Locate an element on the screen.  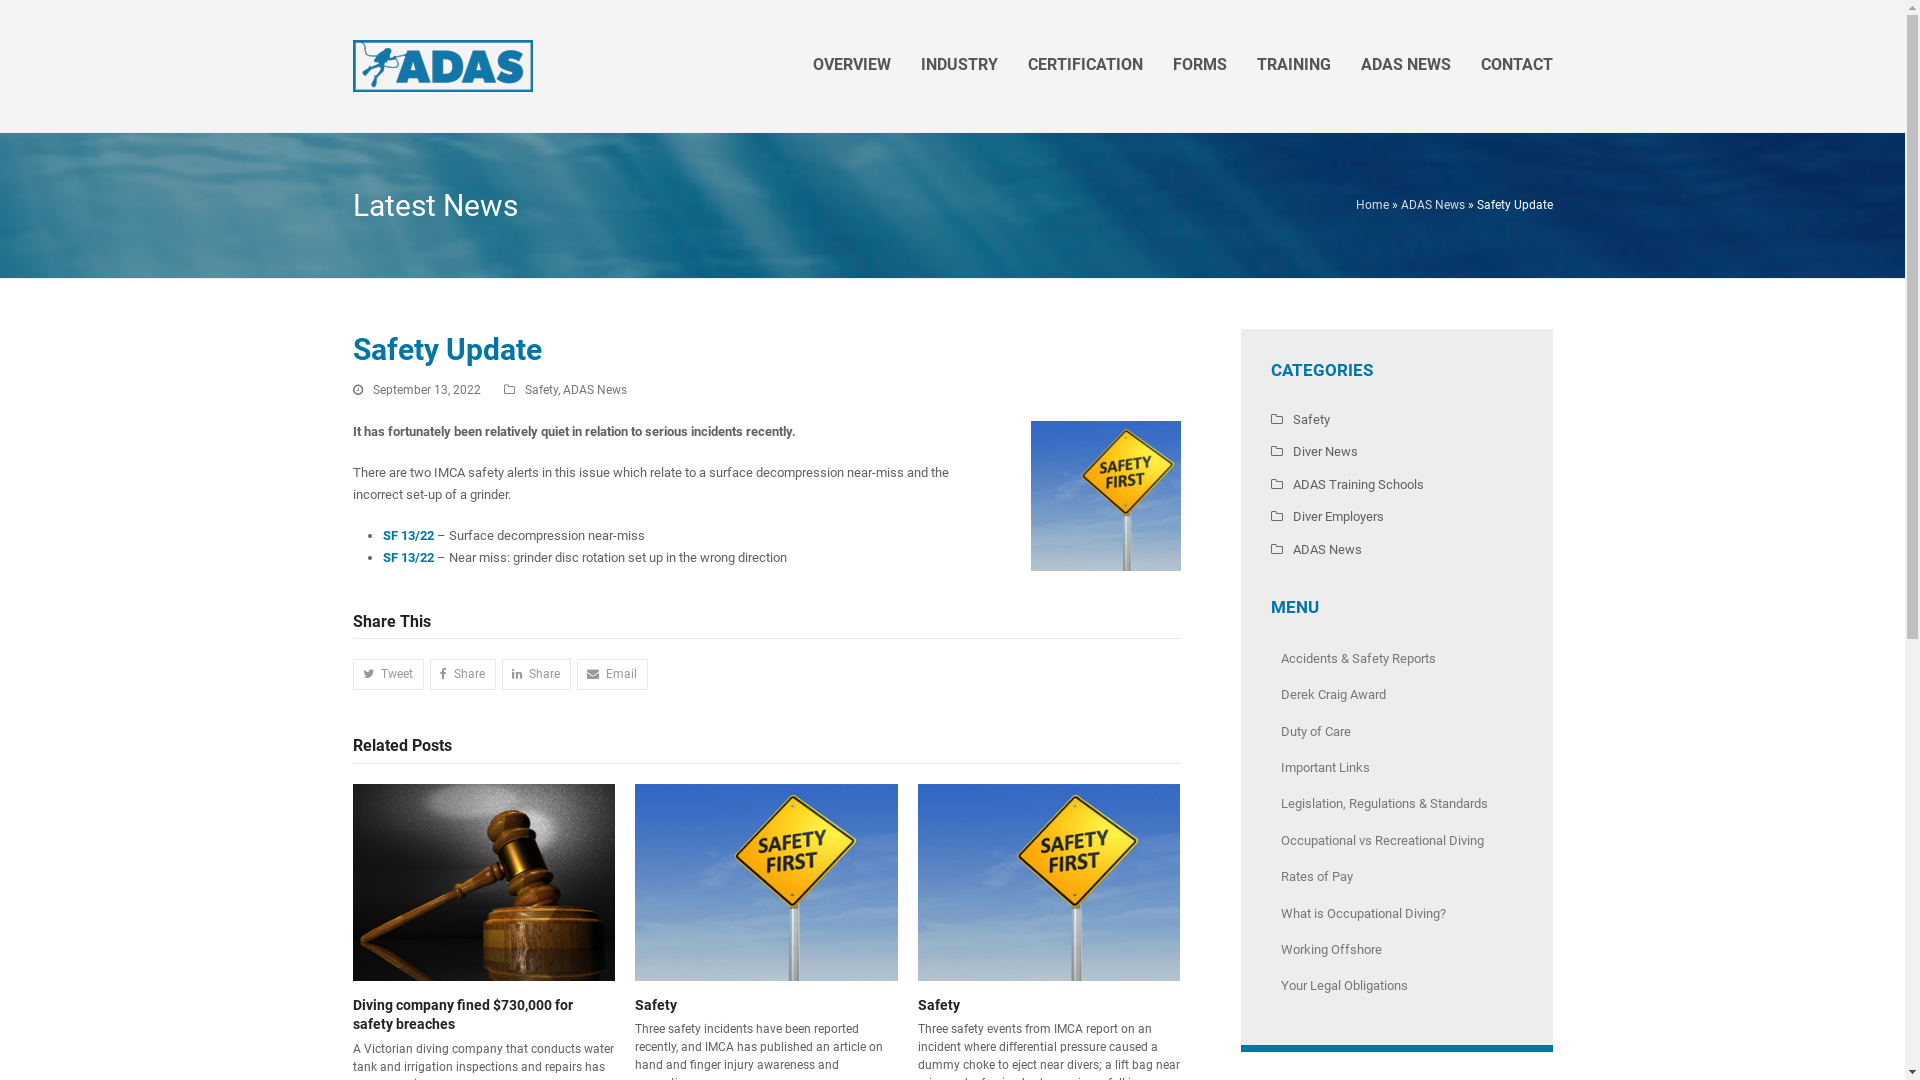
'Safety' is located at coordinates (916, 1005).